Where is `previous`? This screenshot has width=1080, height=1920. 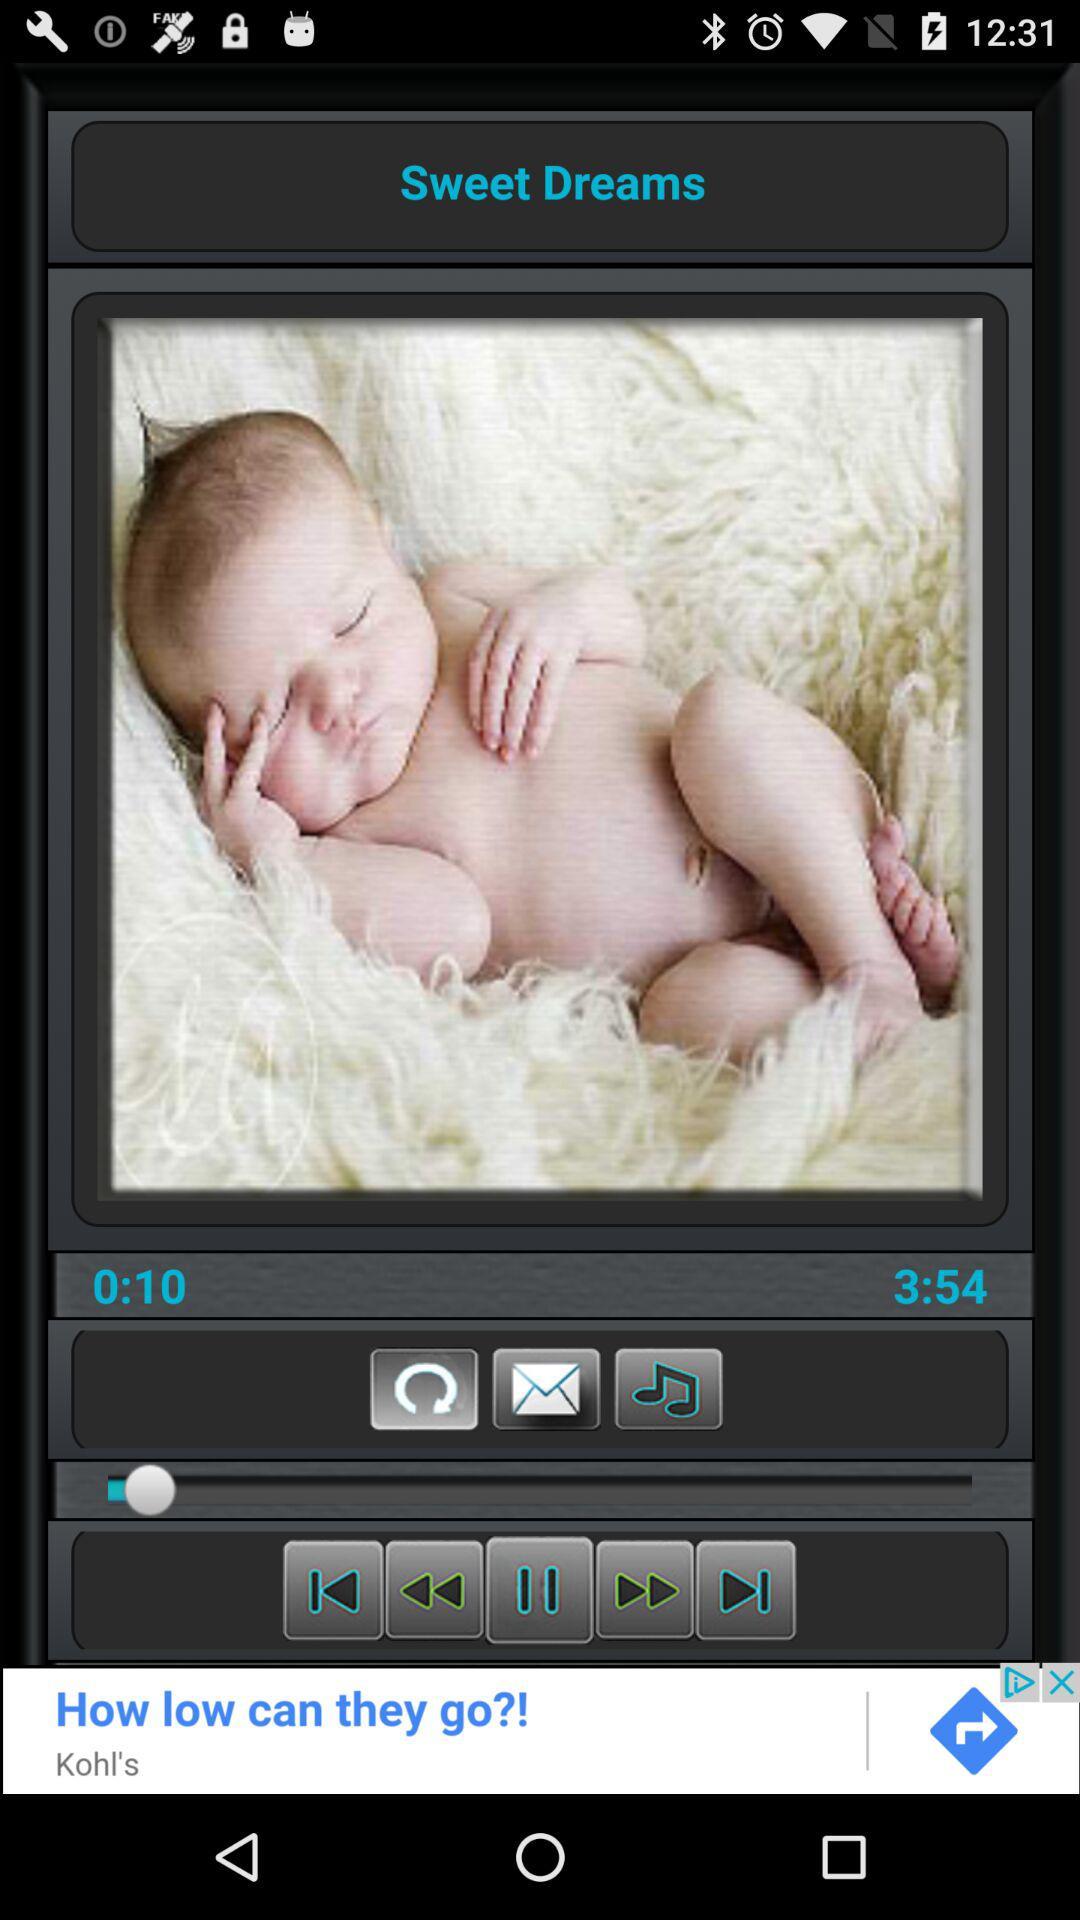 previous is located at coordinates (332, 1589).